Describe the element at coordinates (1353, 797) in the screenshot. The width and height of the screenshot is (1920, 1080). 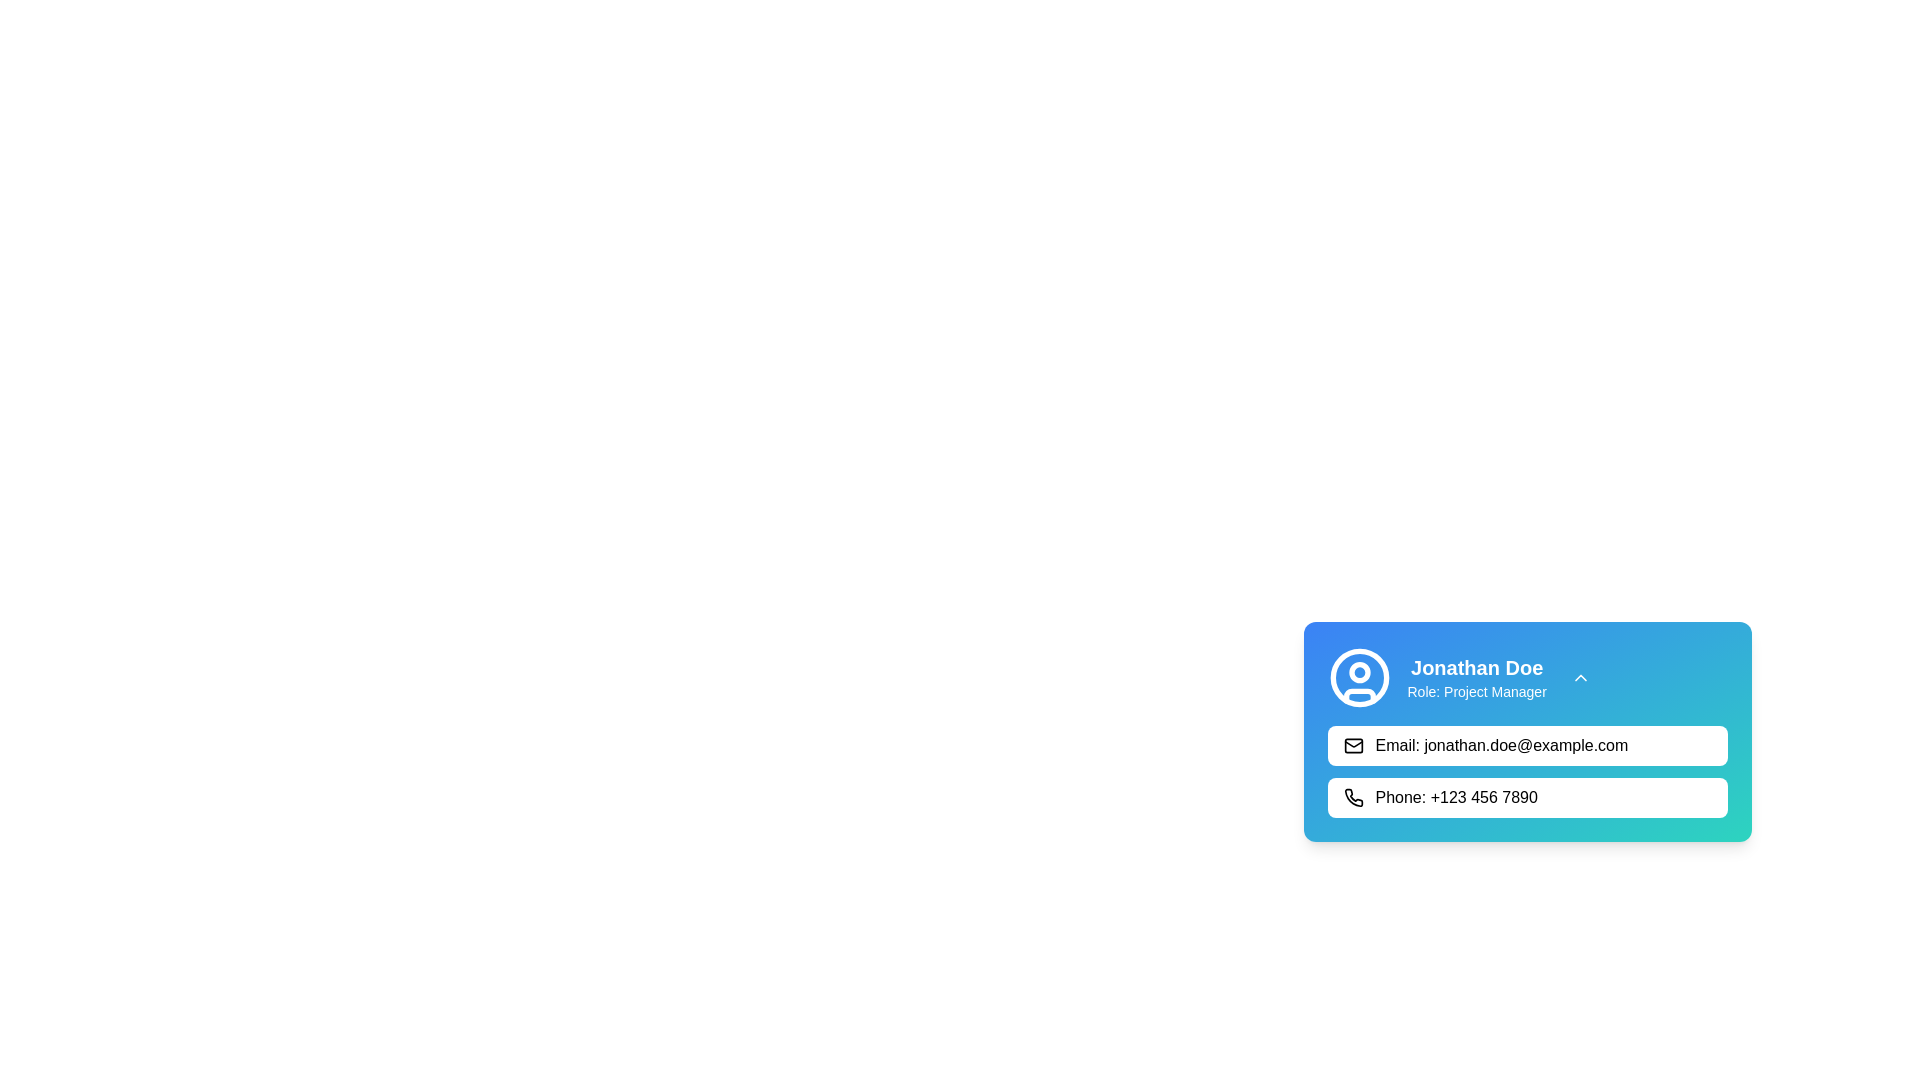
I see `the decorative phone icon located at the left end of the contact information UI component, adjacent to the phone number text` at that location.